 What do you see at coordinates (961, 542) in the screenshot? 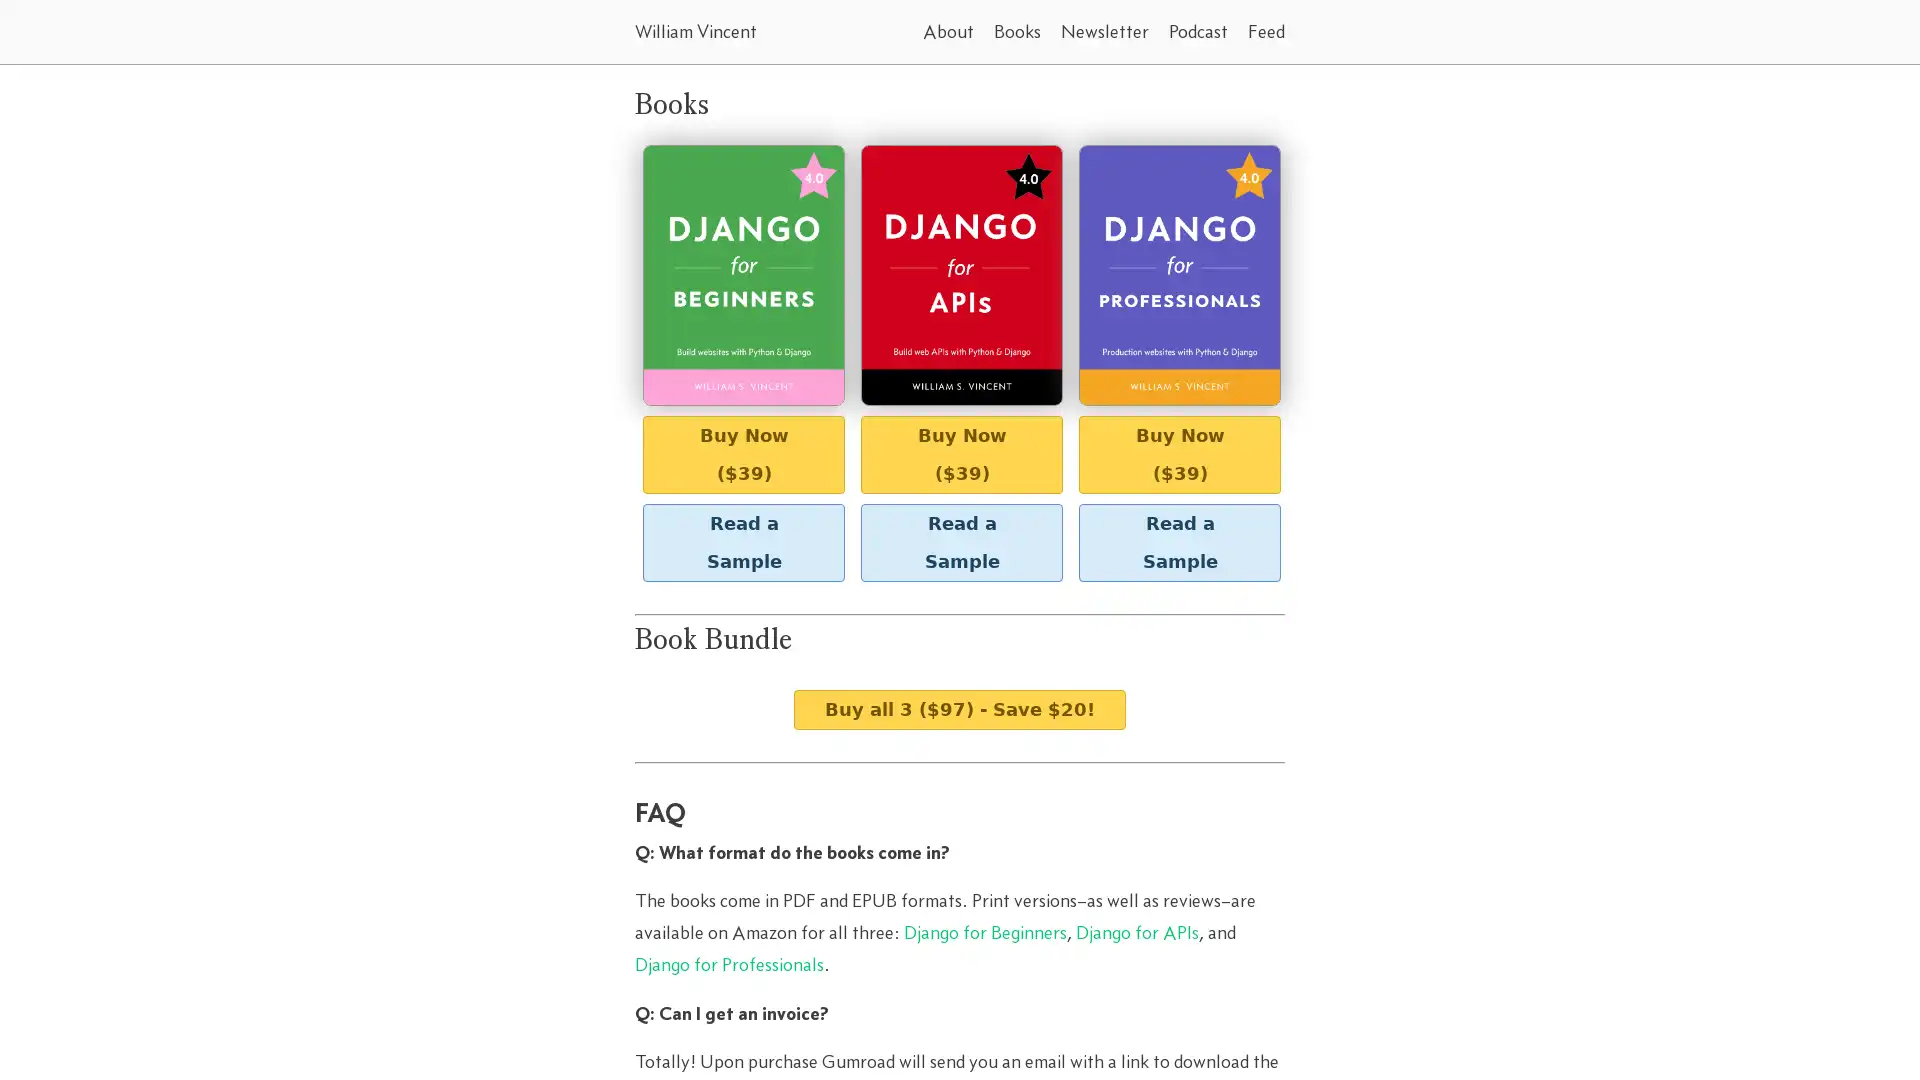
I see `Read a Sample` at bounding box center [961, 542].